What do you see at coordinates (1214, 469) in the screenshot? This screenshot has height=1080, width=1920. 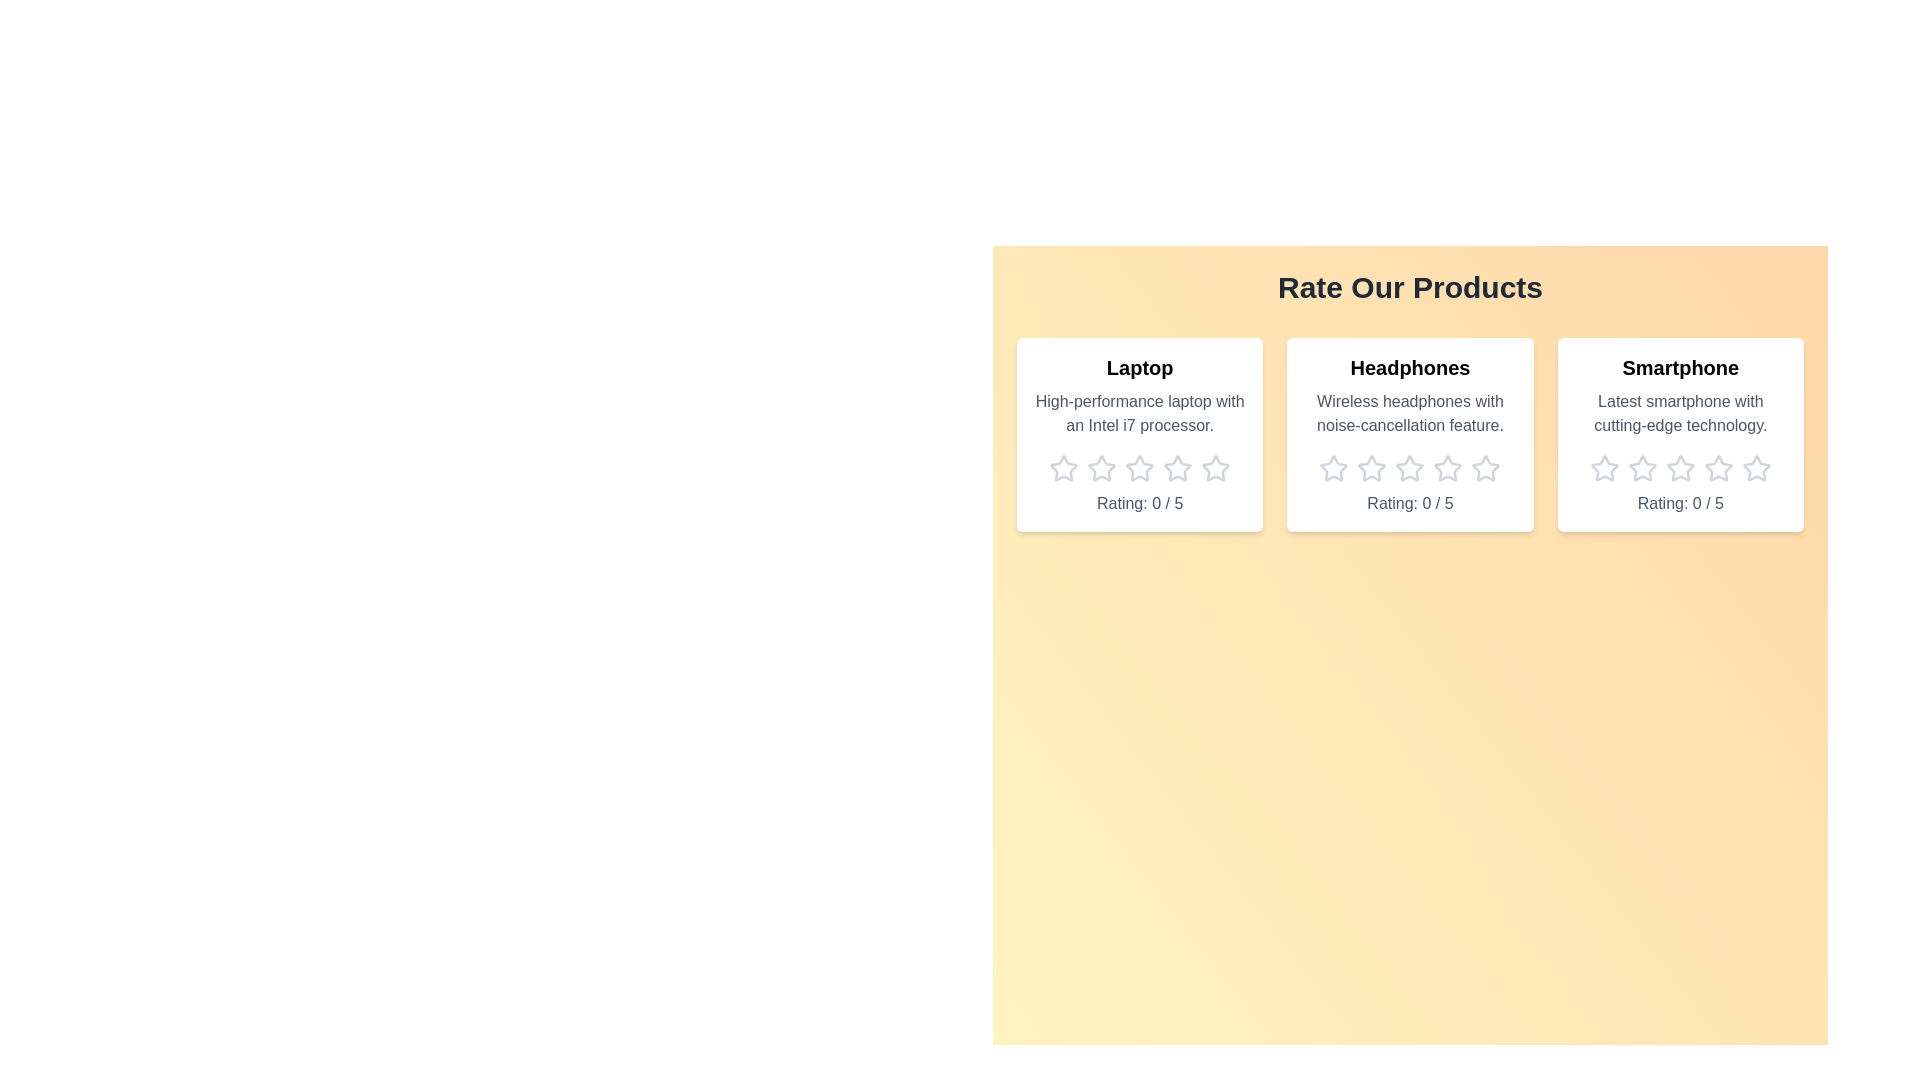 I see `the star icon corresponding to 5 stars for the product Laptop` at bounding box center [1214, 469].